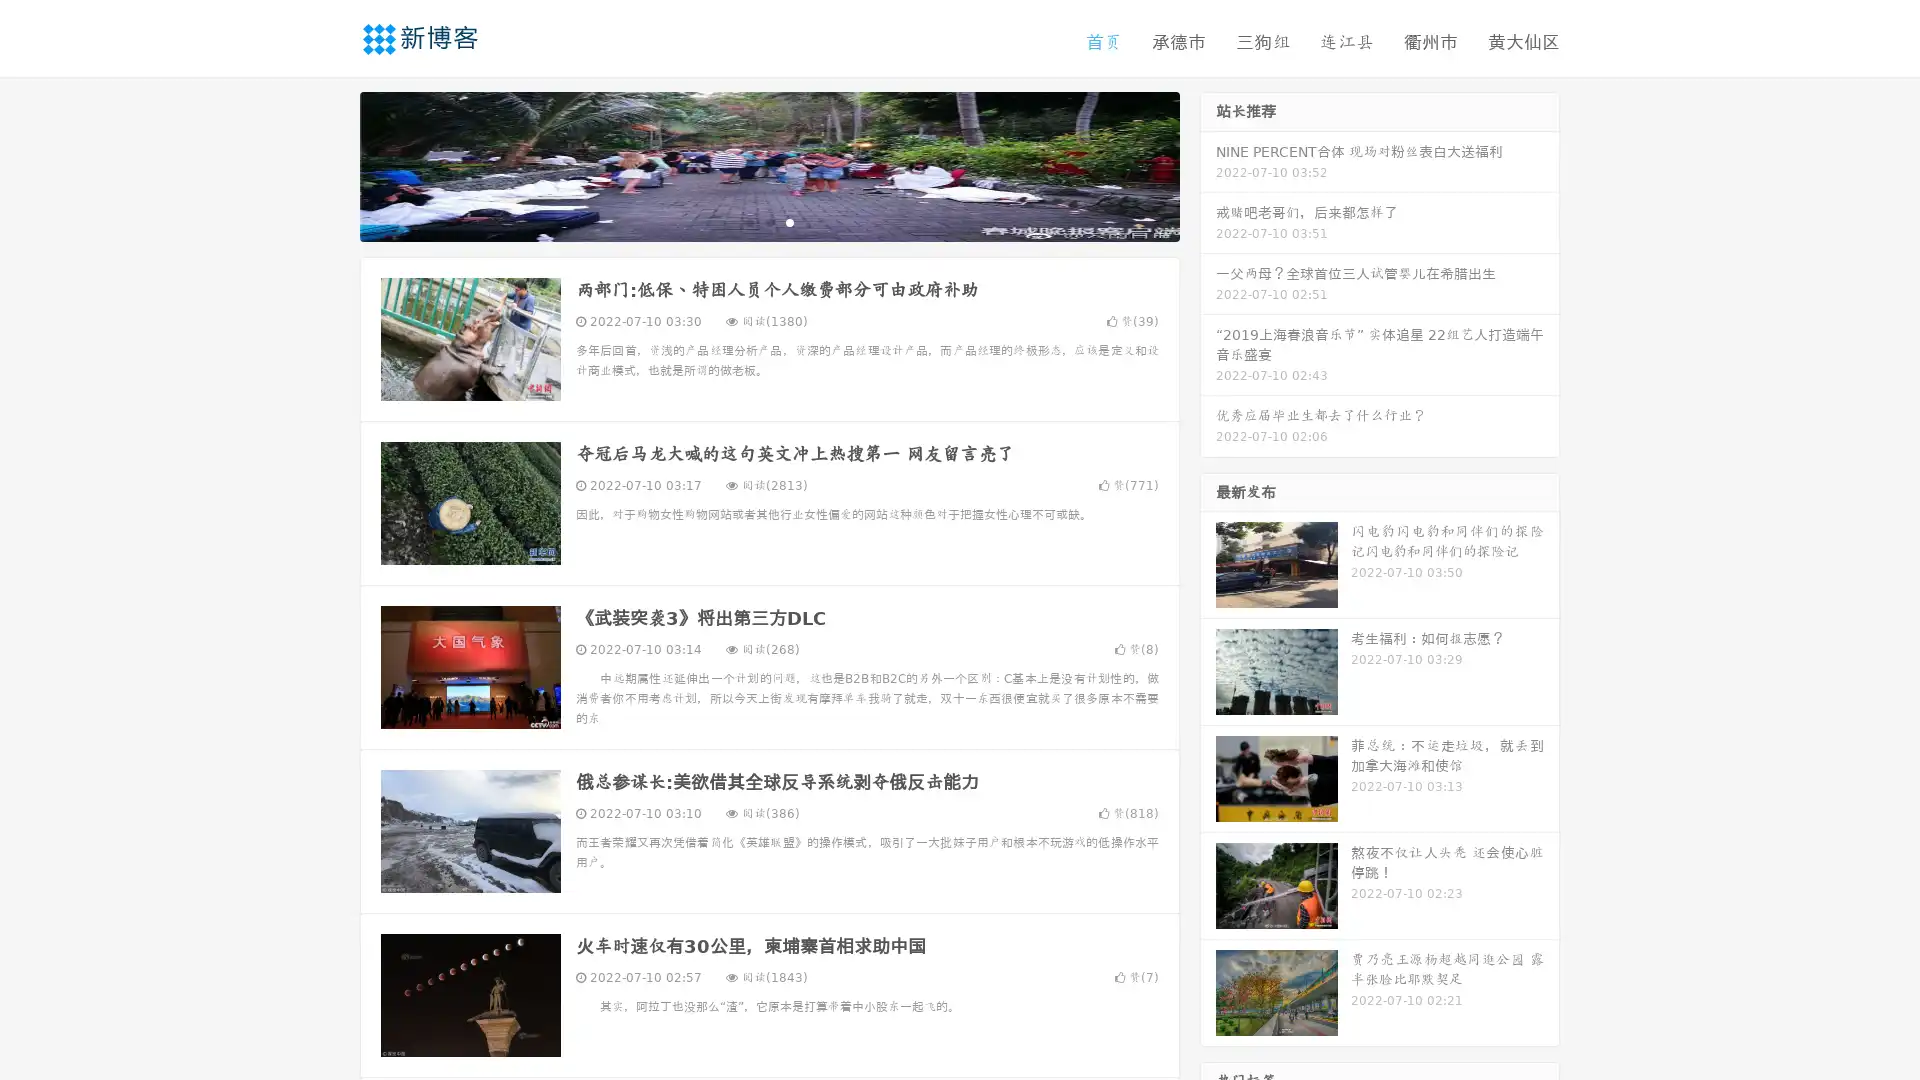 The width and height of the screenshot is (1920, 1080). What do you see at coordinates (789, 225) in the screenshot?
I see `Go to slide 3` at bounding box center [789, 225].